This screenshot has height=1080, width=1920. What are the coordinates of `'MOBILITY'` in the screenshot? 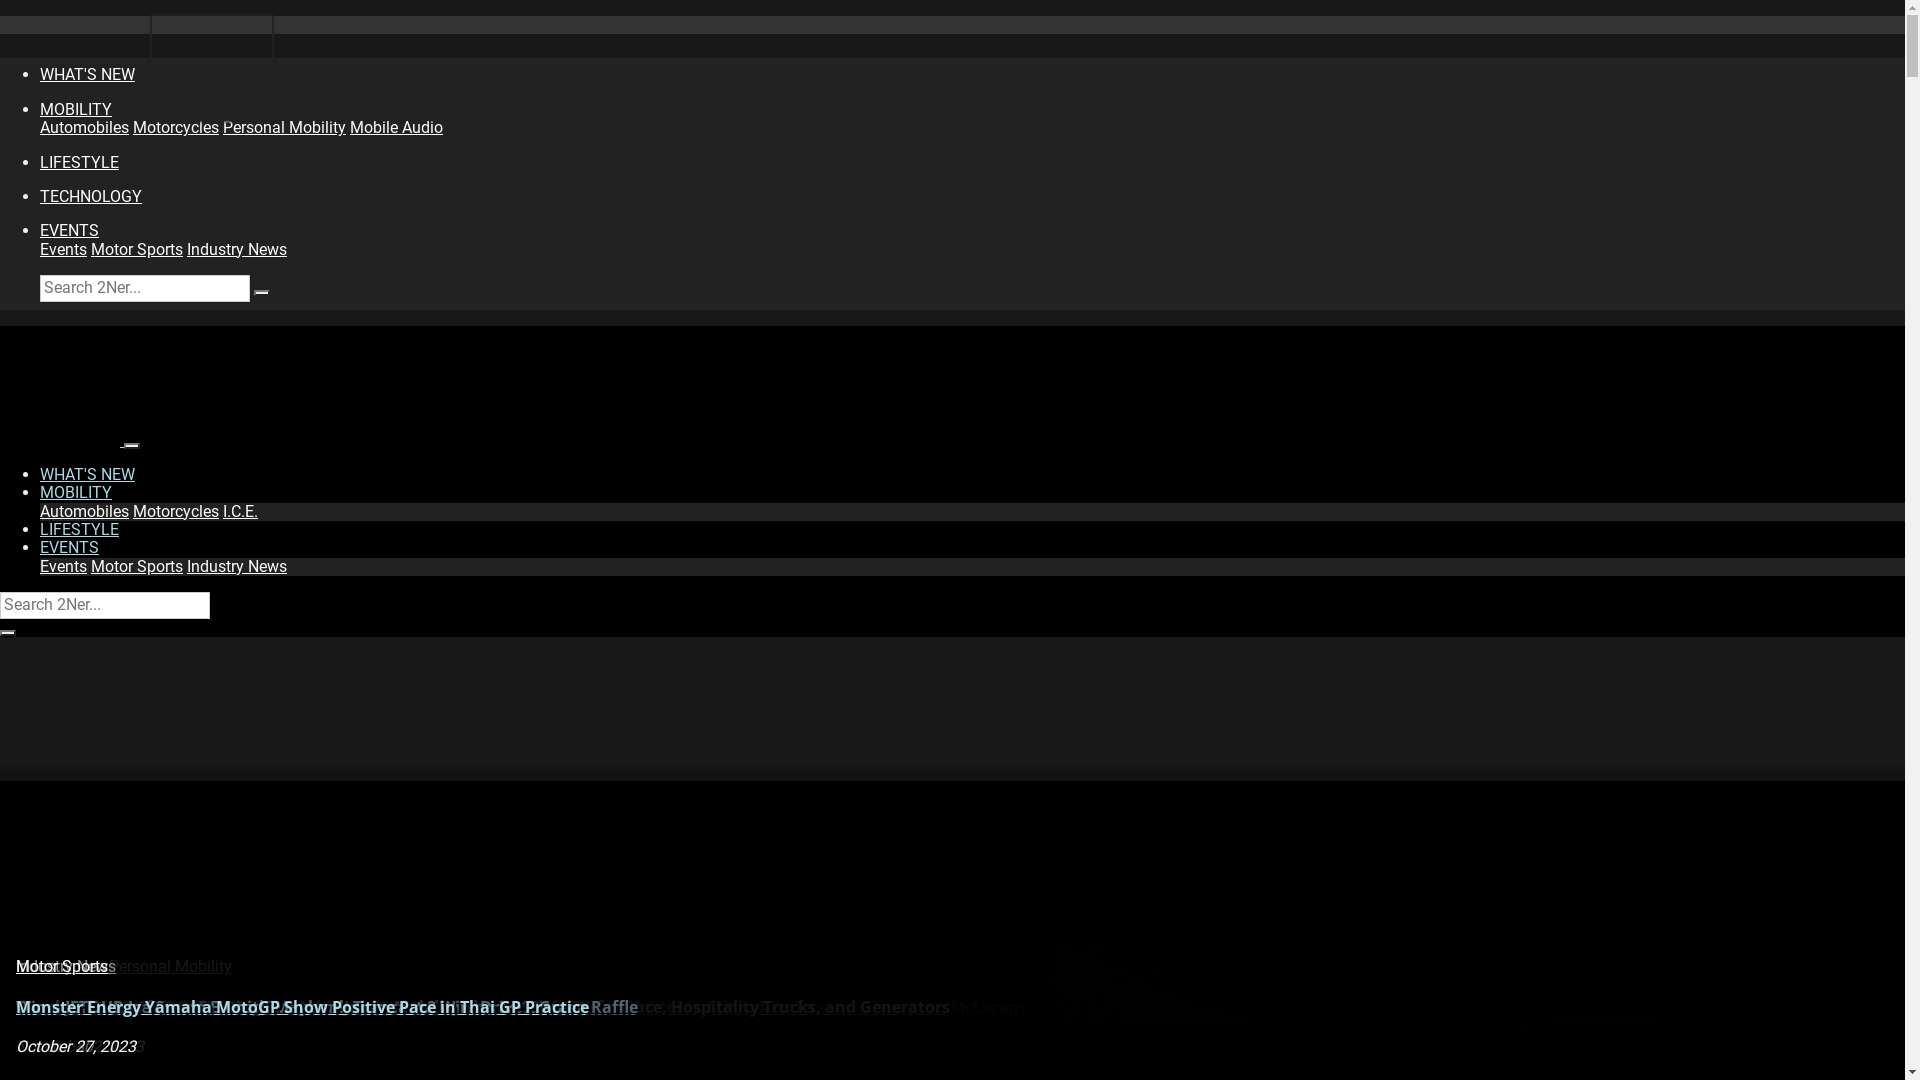 It's located at (76, 492).